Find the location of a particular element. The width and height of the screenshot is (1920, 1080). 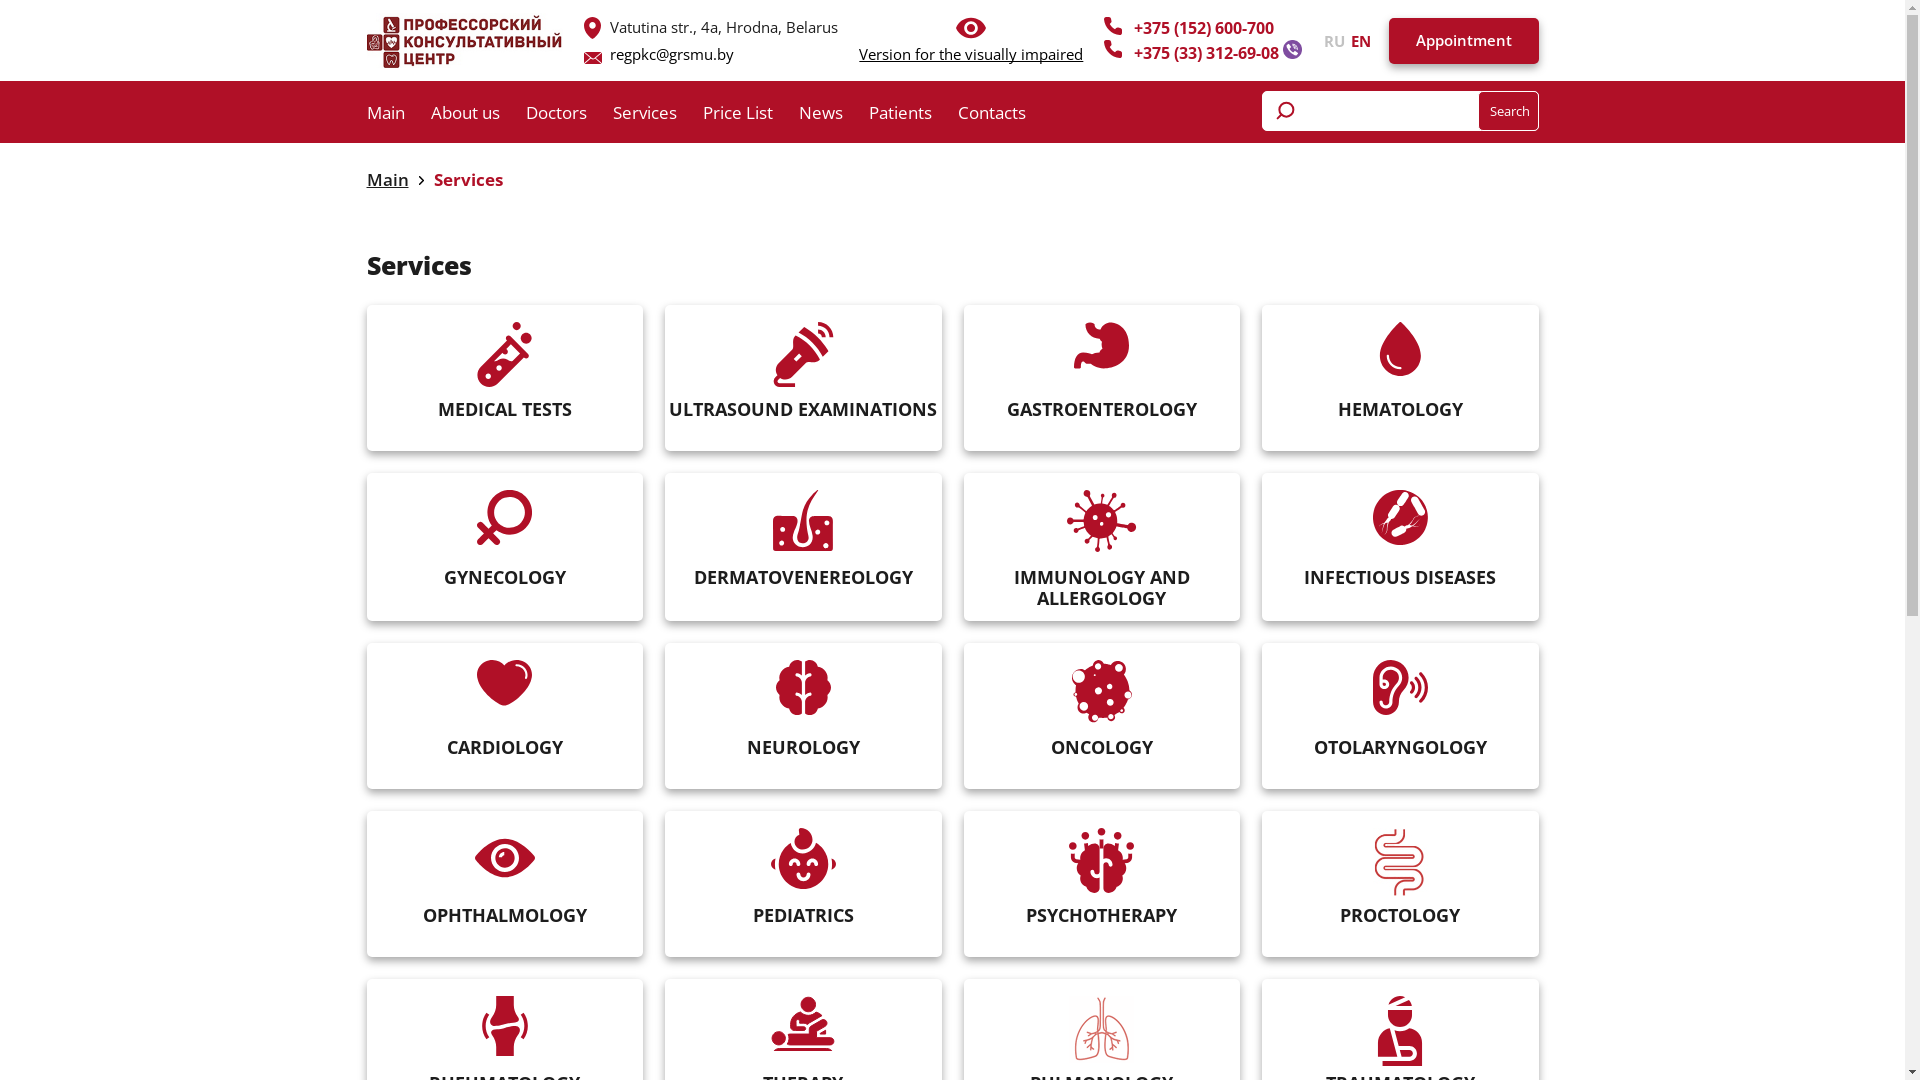

'About us' is located at coordinates (476, 116).